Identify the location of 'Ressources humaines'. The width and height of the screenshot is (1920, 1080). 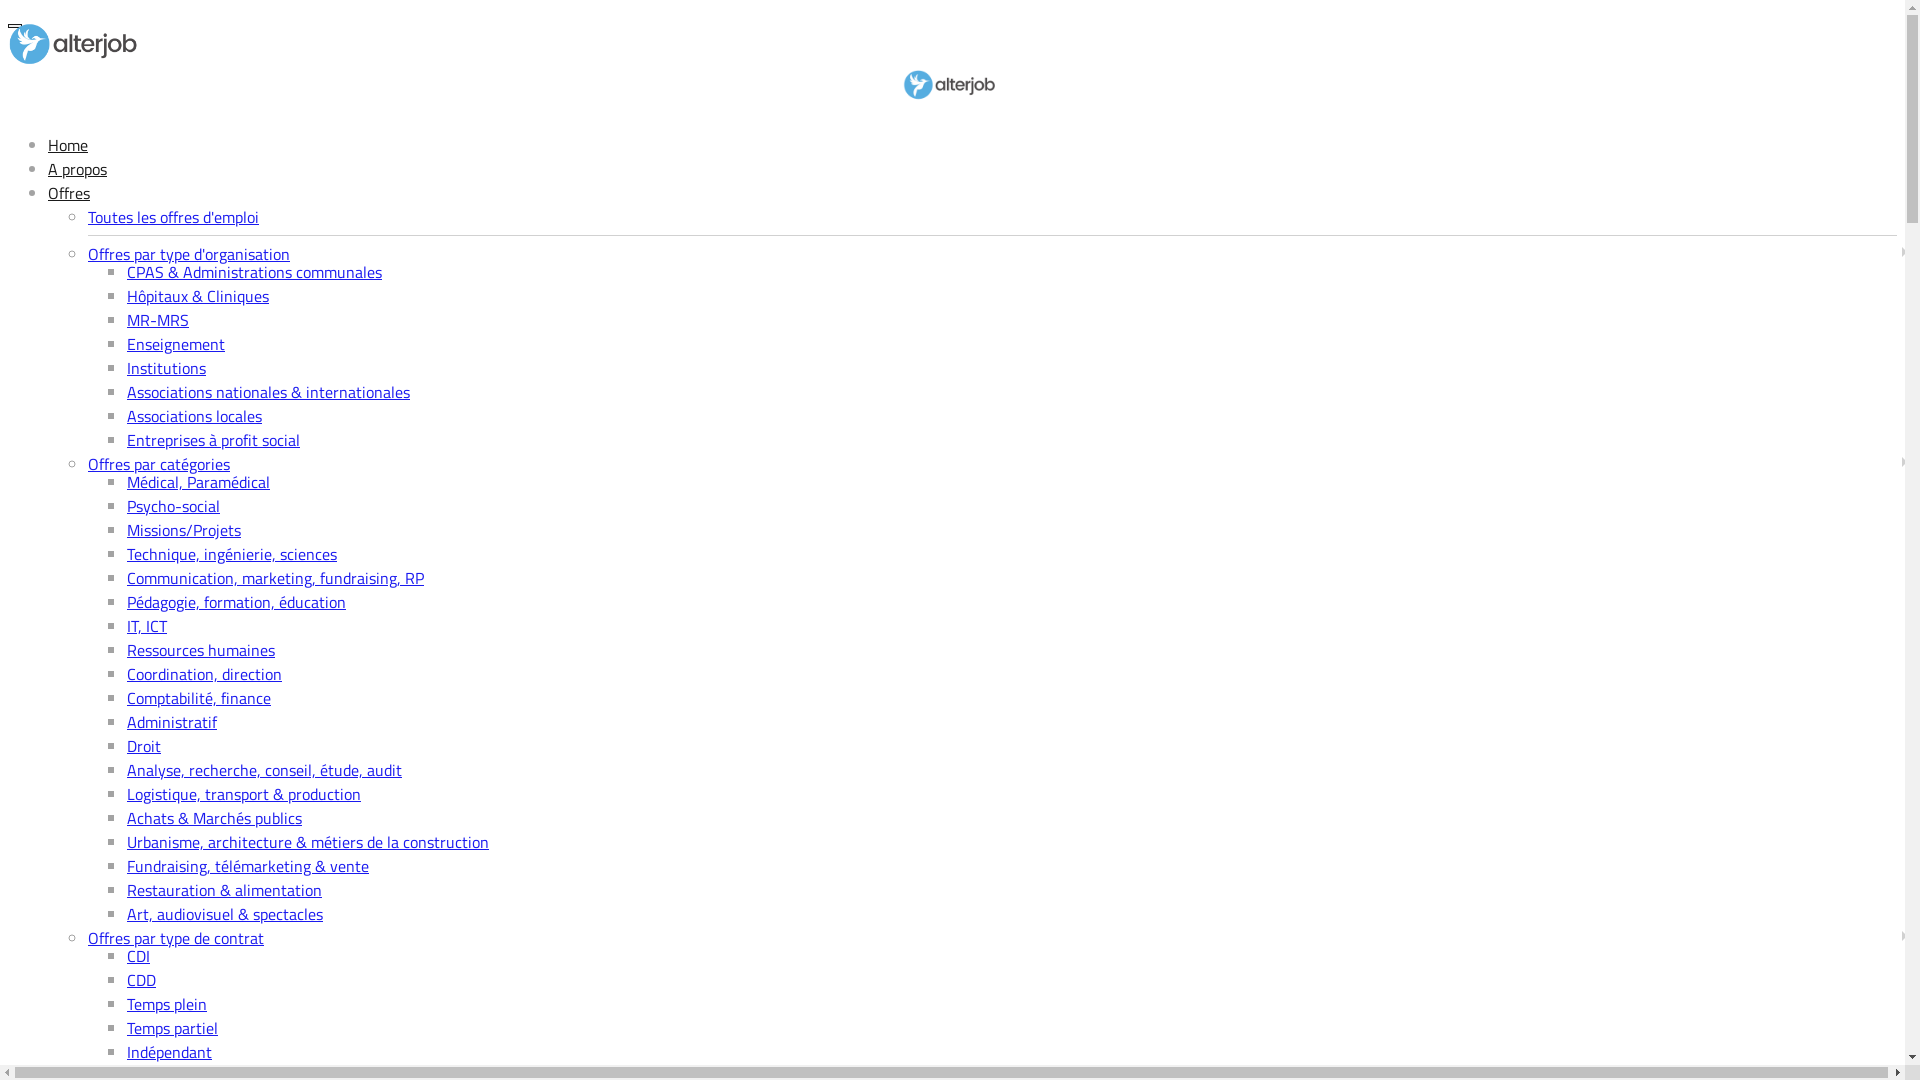
(201, 650).